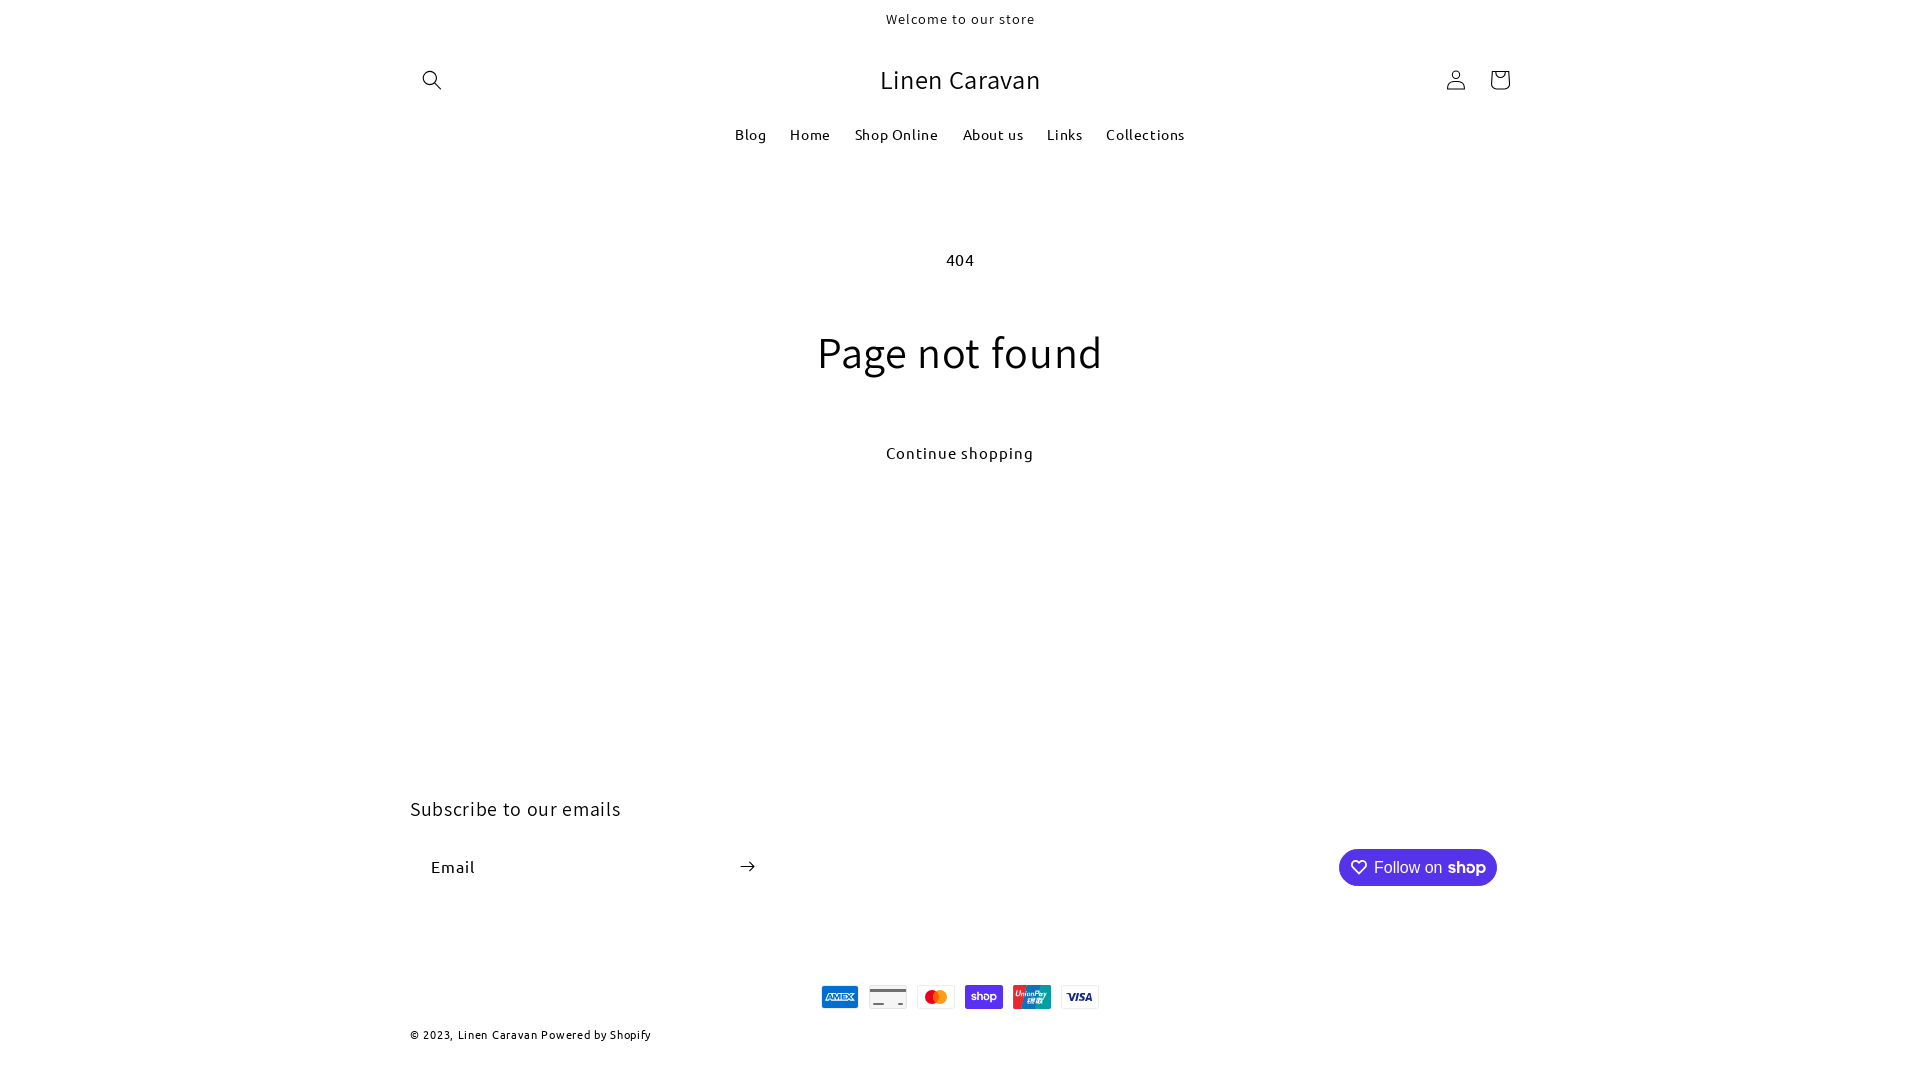 Image resolution: width=1920 pixels, height=1080 pixels. What do you see at coordinates (456, 1033) in the screenshot?
I see `'Linen Caravan'` at bounding box center [456, 1033].